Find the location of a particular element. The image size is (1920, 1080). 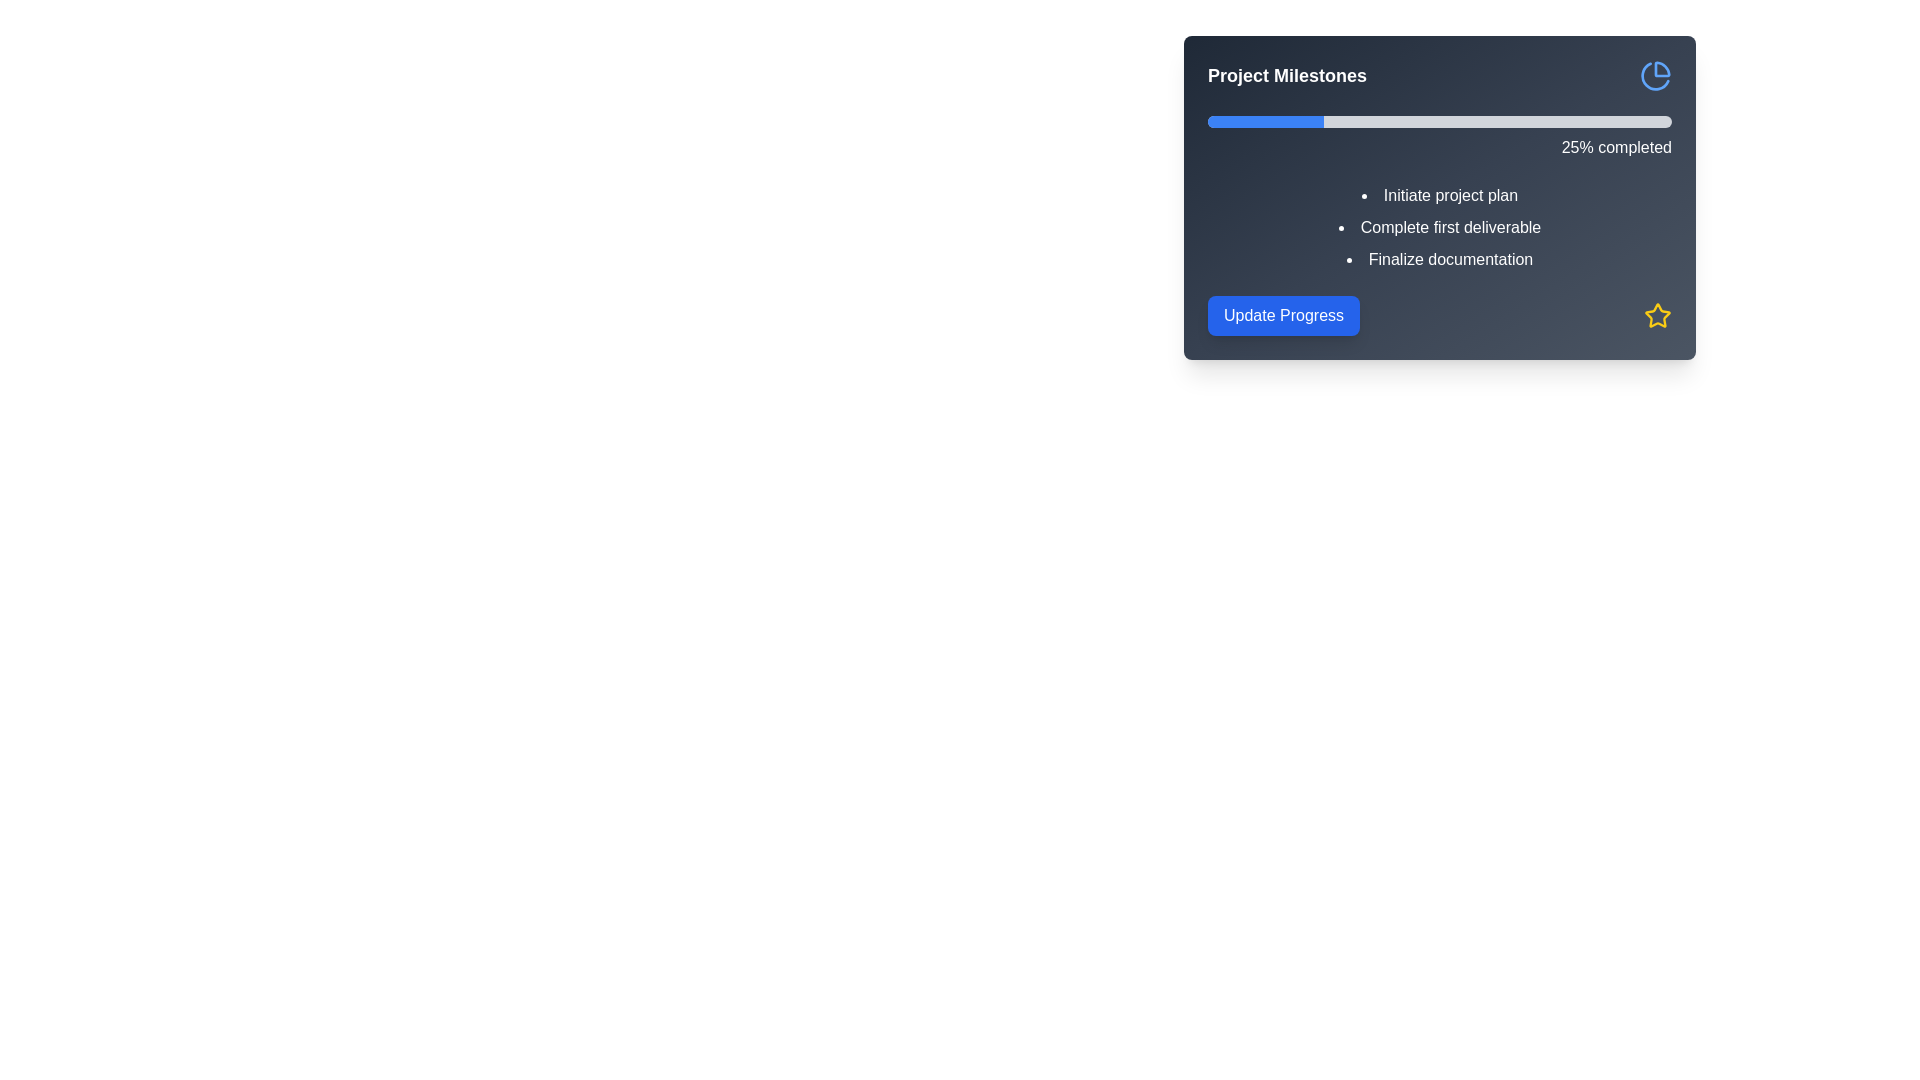

text of the second milestone item, 'Complete first deliverable', located in the middle section of the dark gray card titled 'Project Milestones' is located at coordinates (1440, 226).